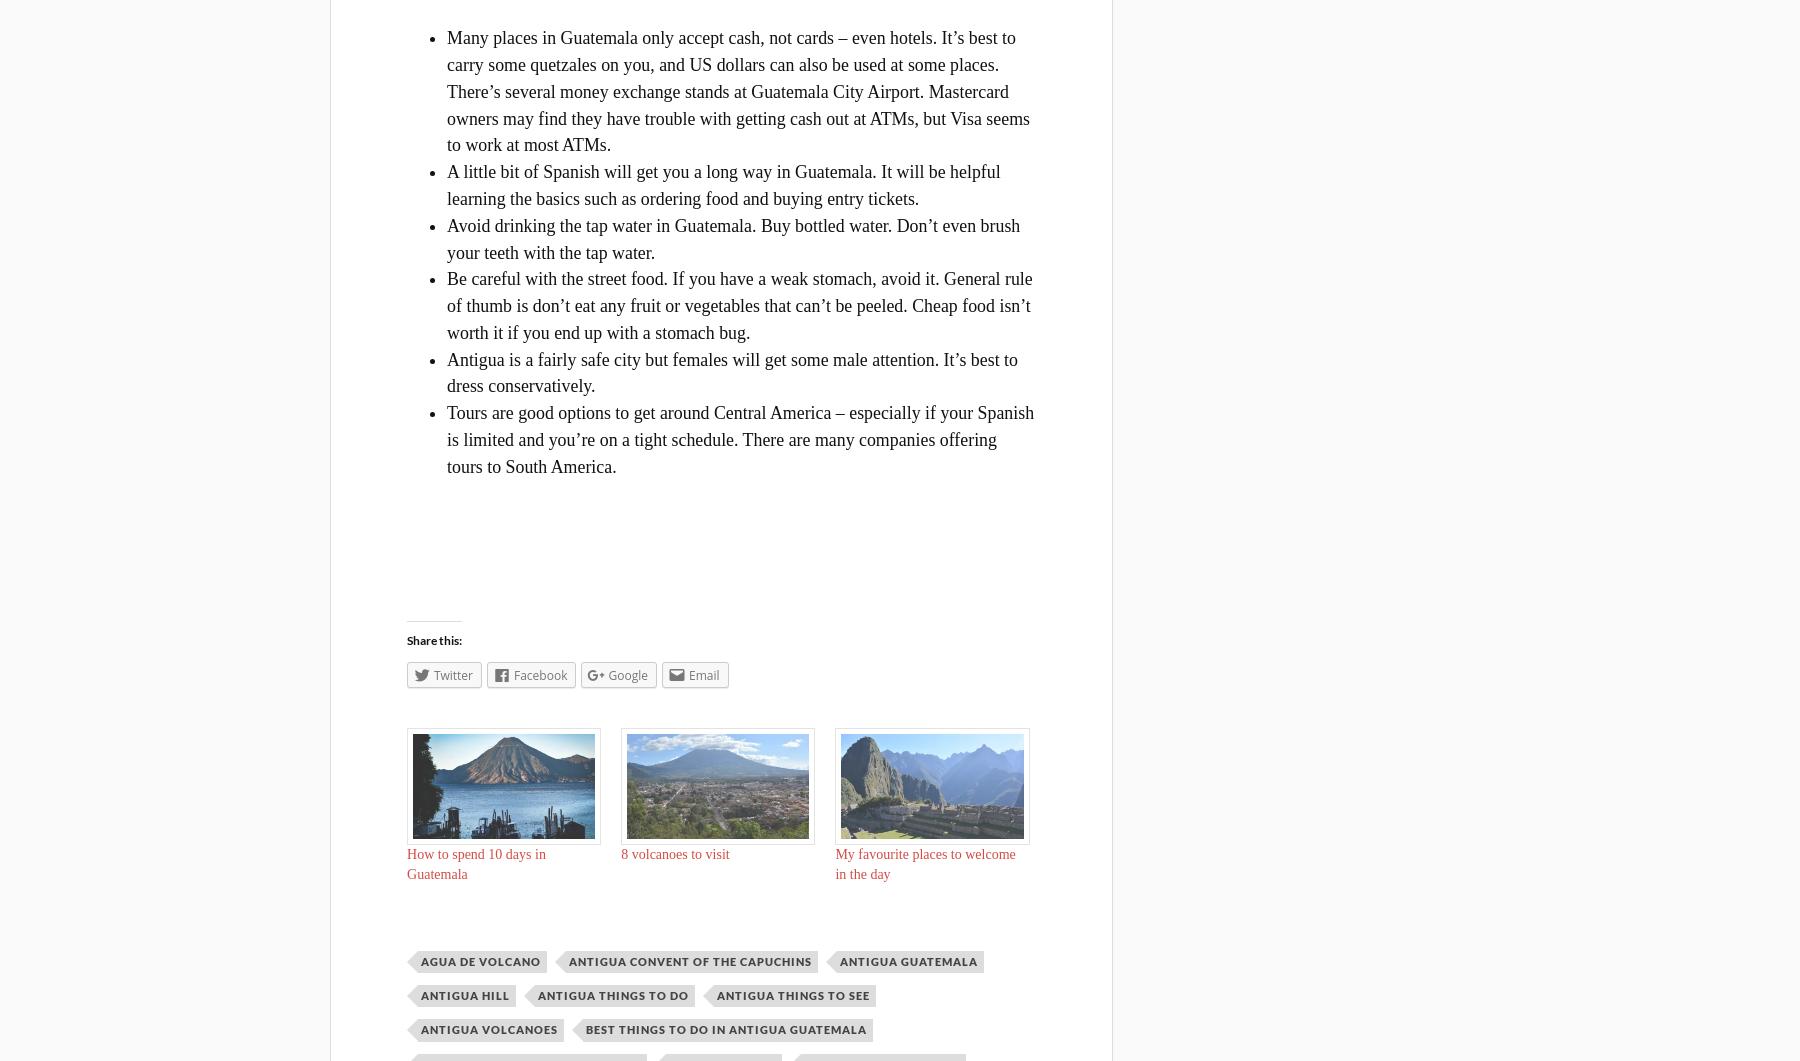 This screenshot has height=1061, width=1800. Describe the element at coordinates (539, 673) in the screenshot. I see `'Facebook'` at that location.